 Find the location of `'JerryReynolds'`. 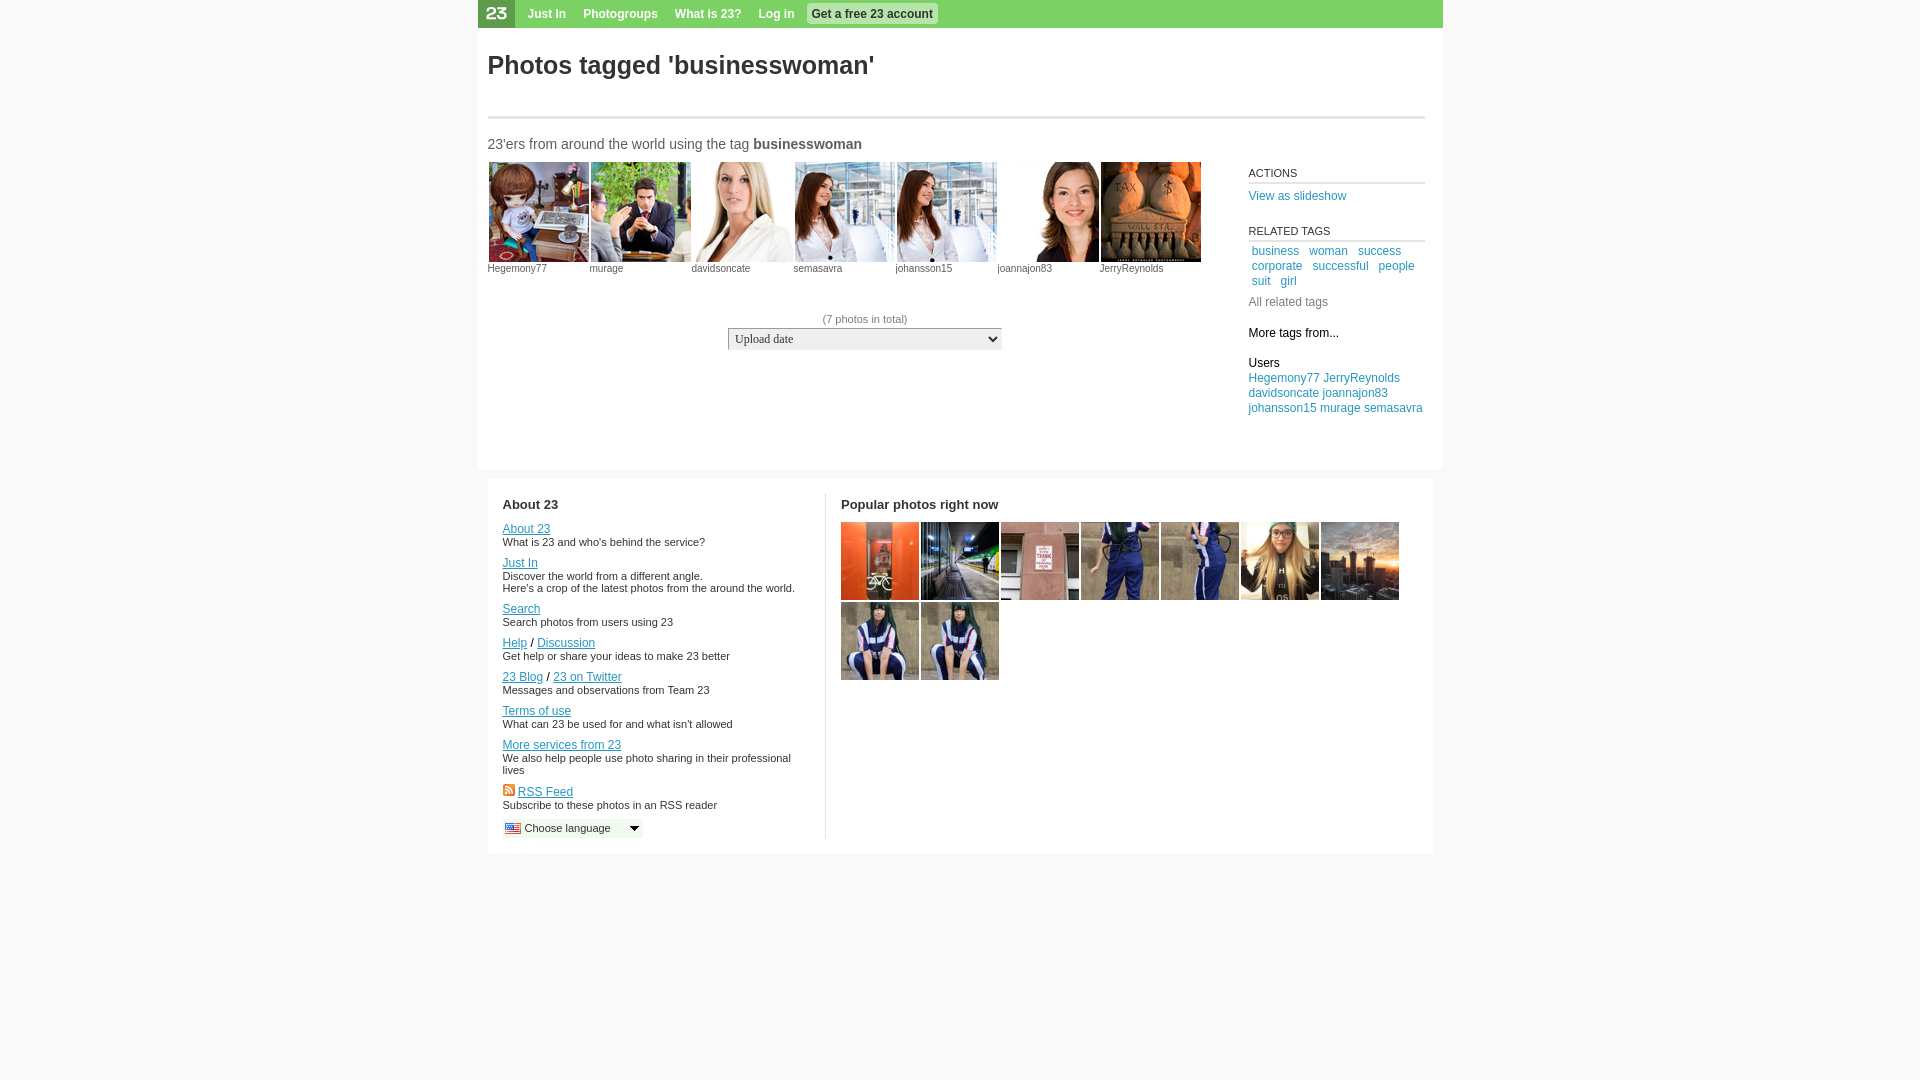

'JerryReynolds' is located at coordinates (1132, 267).